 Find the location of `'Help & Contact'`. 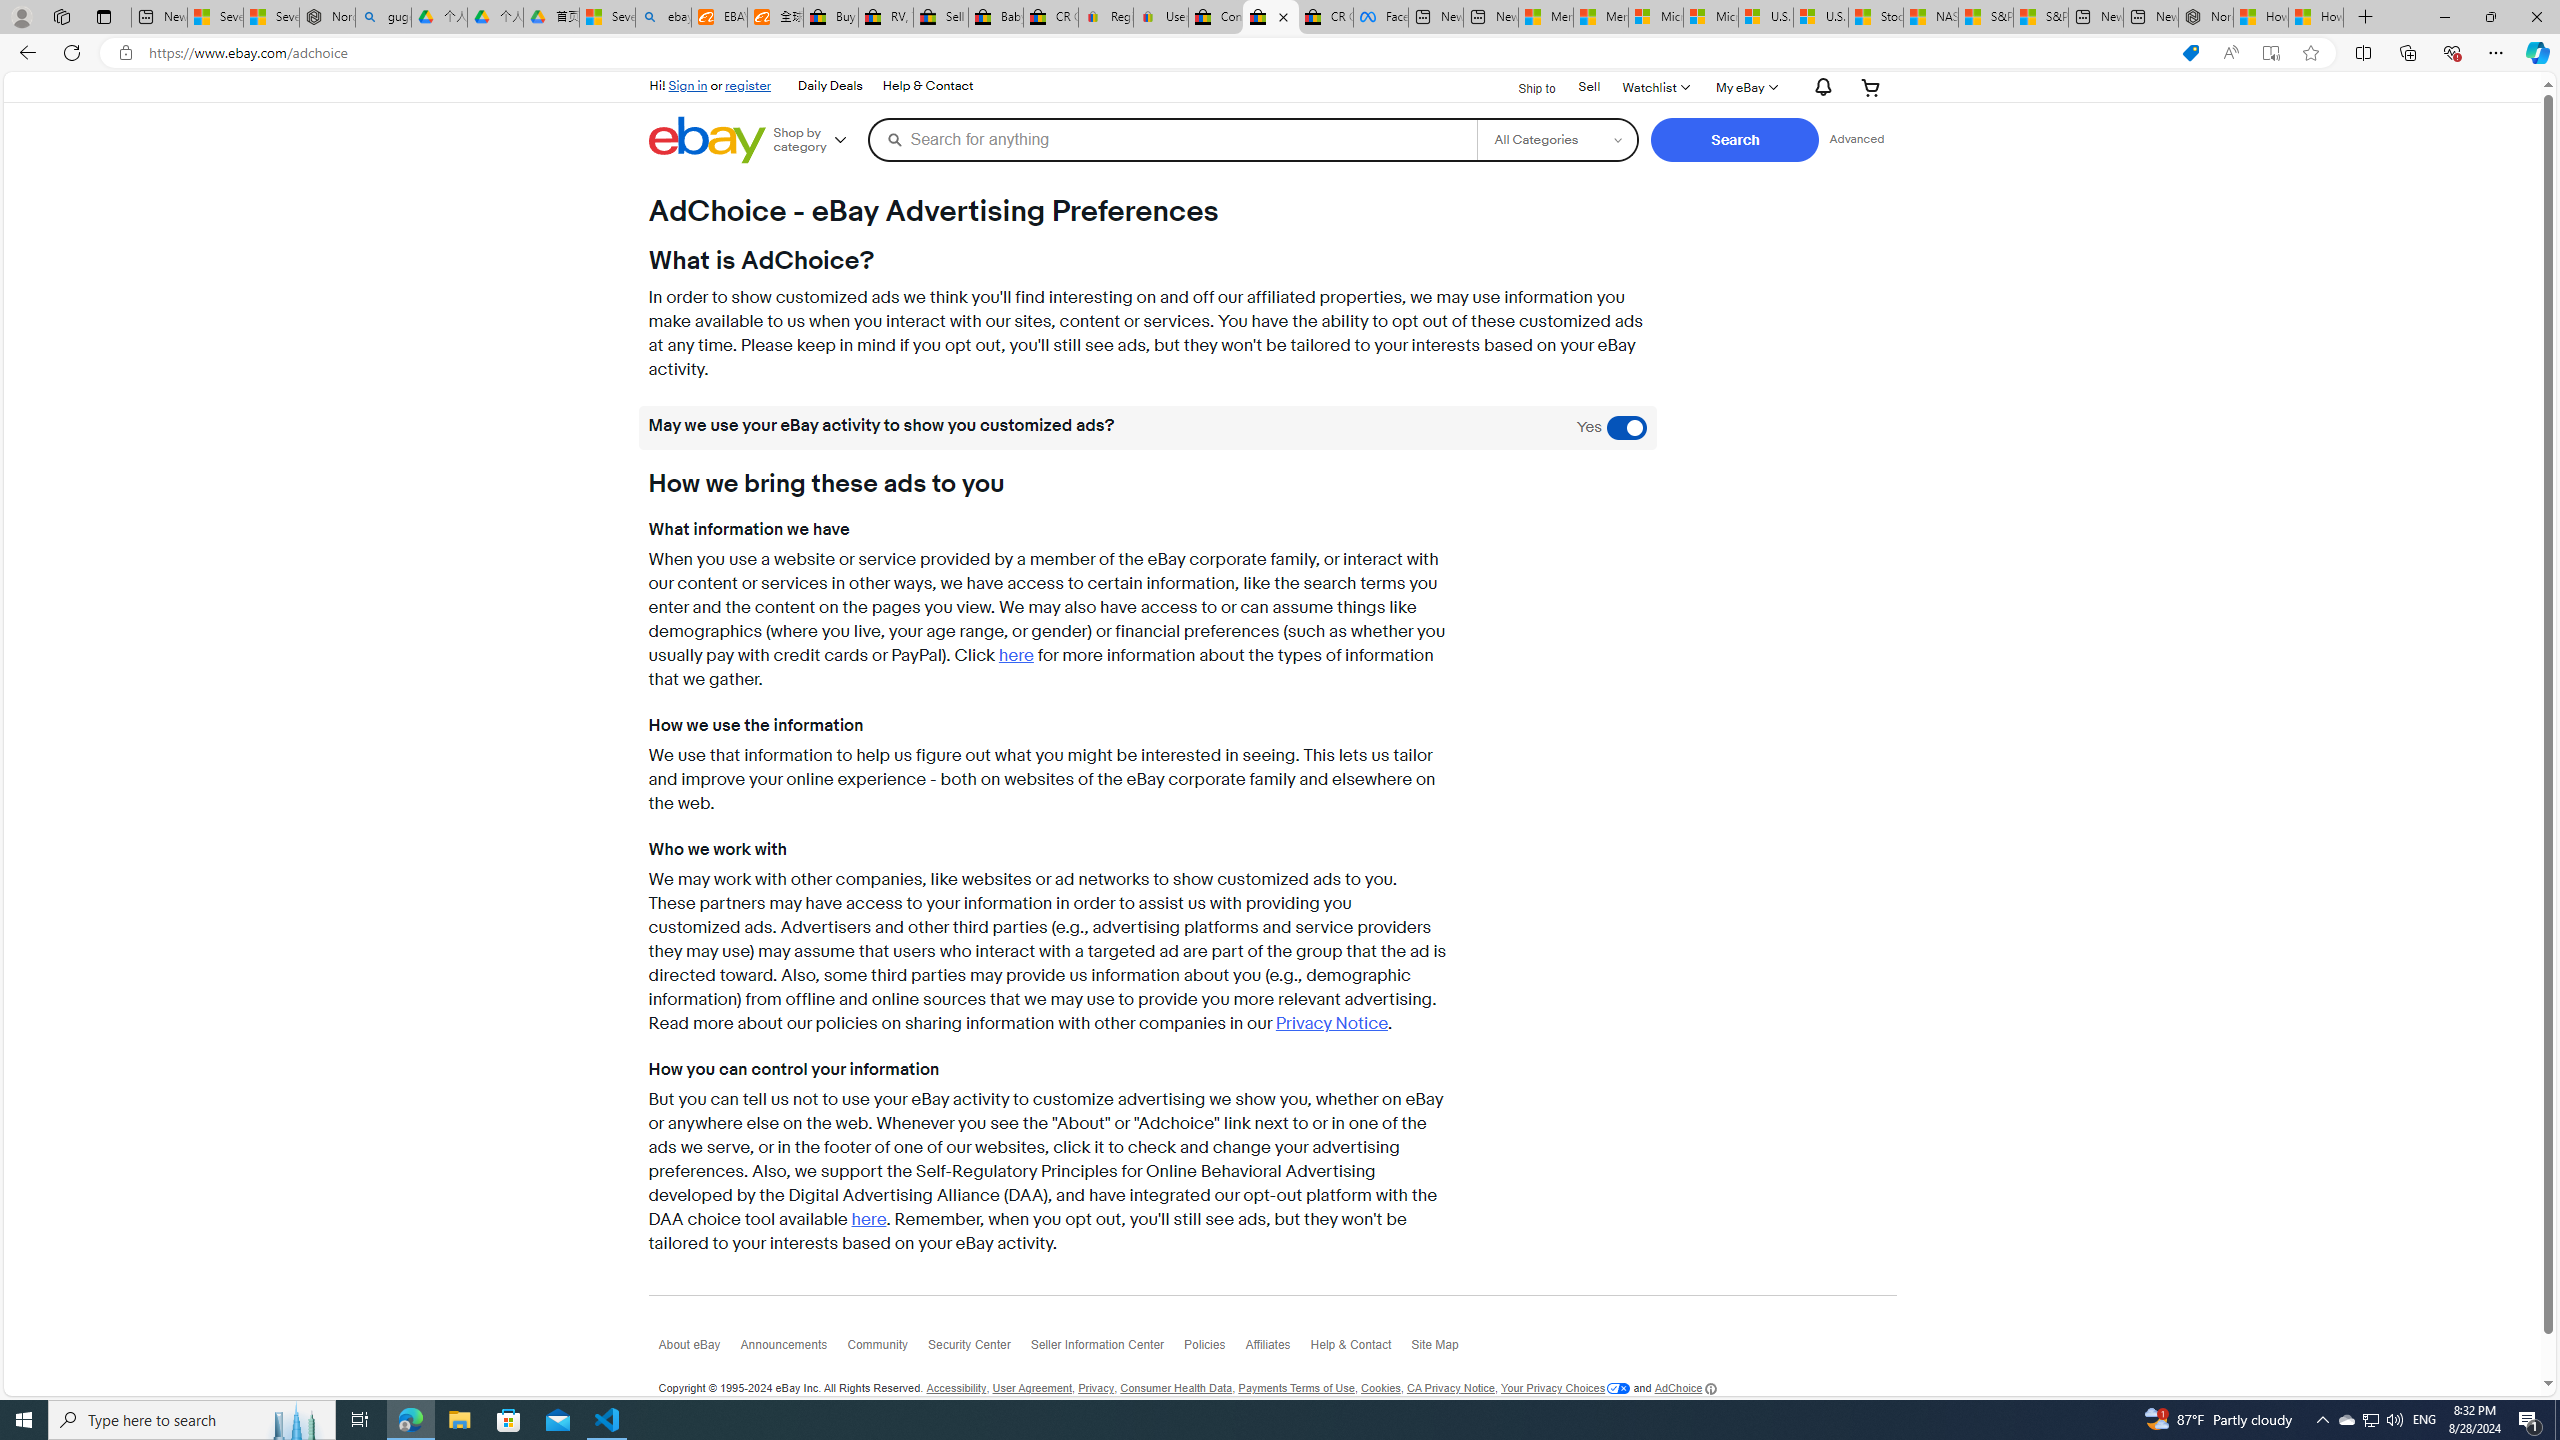

'Help & Contact' is located at coordinates (1361, 1349).